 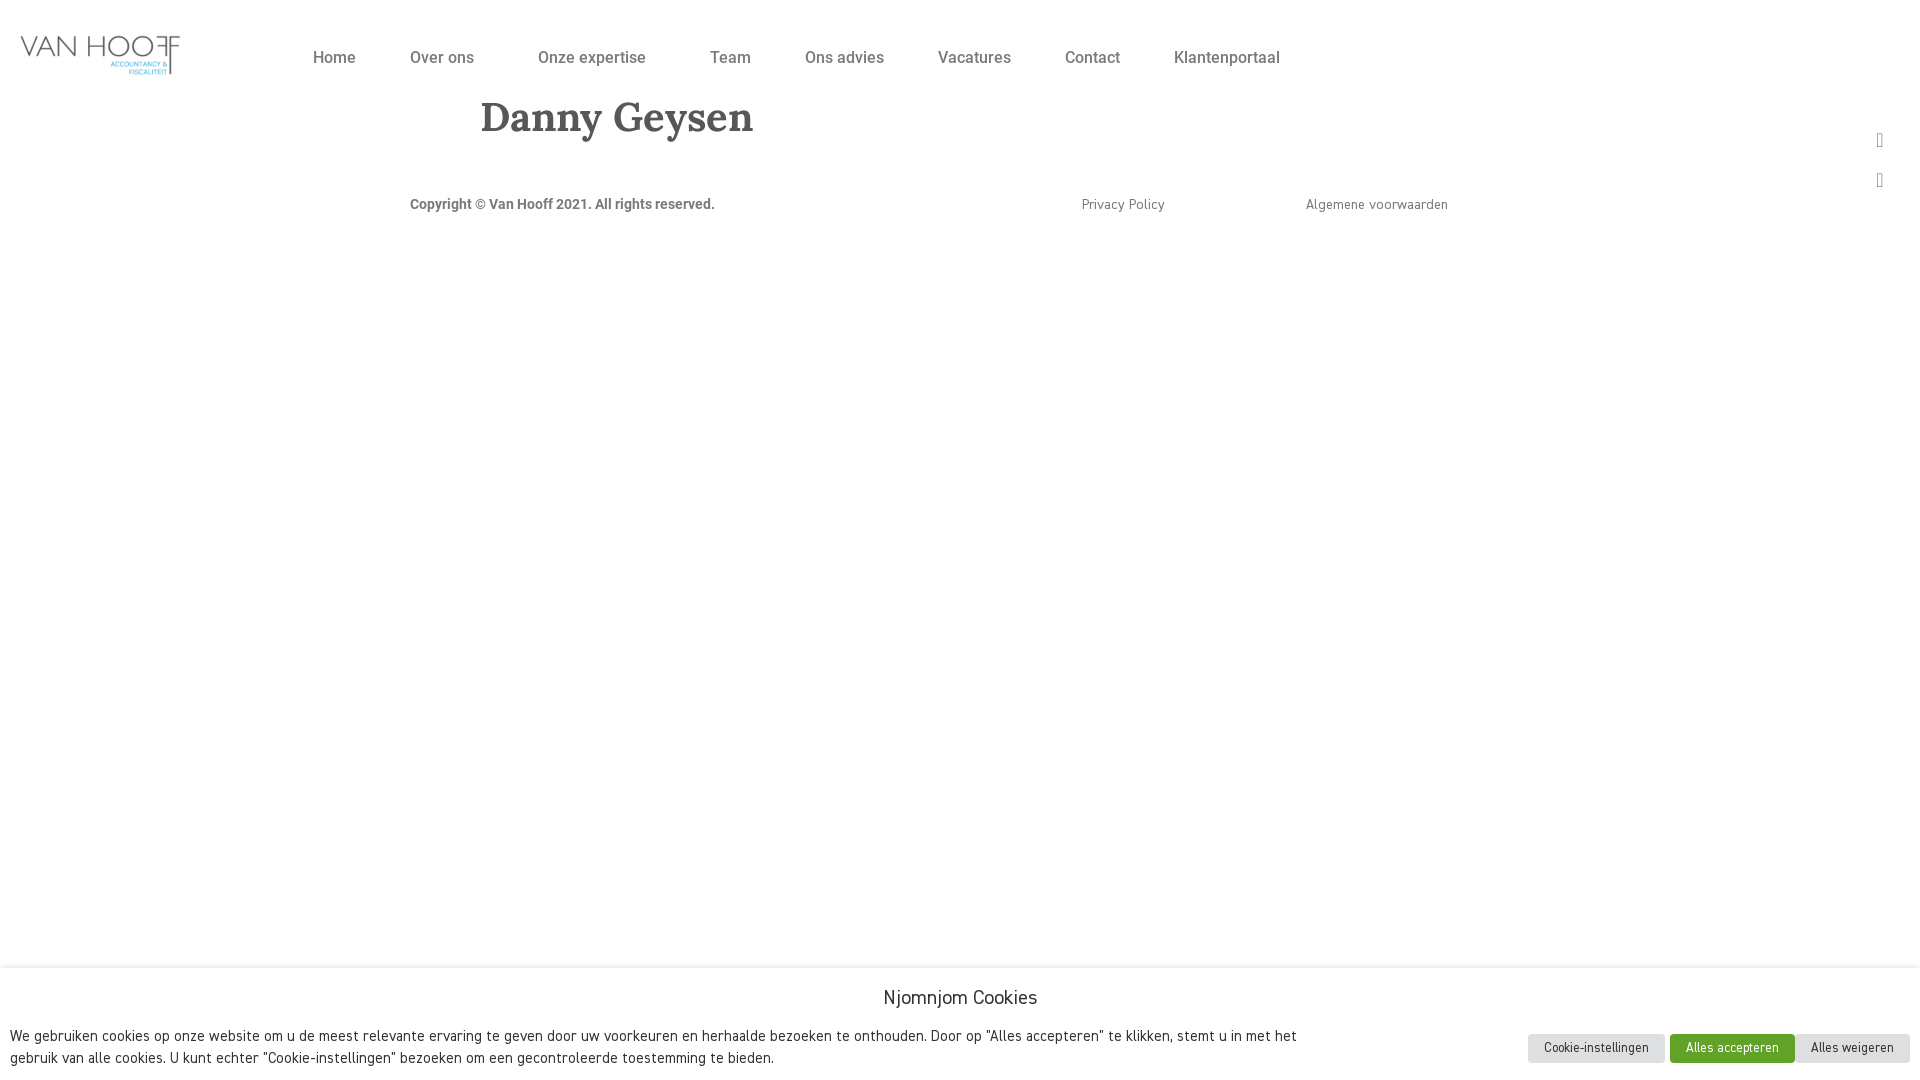 I want to click on 'Alles accepteren', so click(x=1731, y=1047).